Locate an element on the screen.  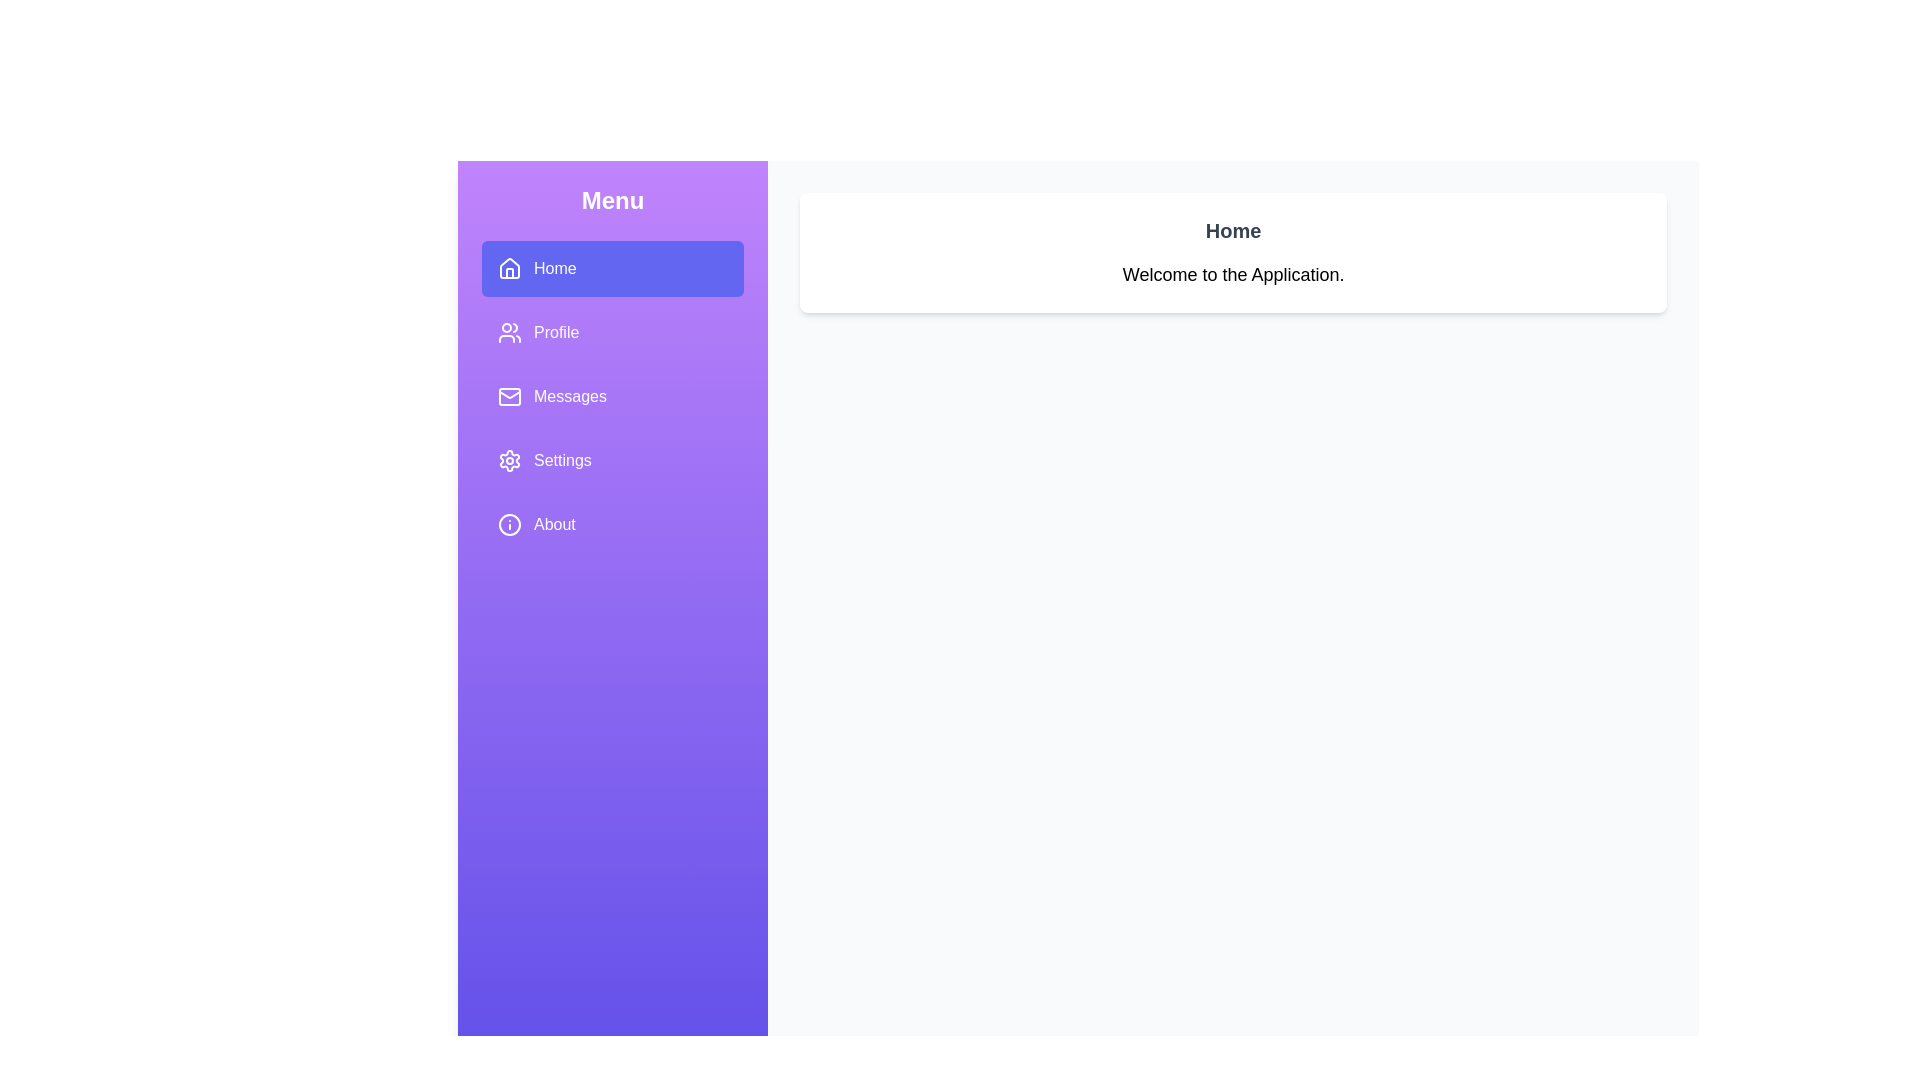
the fourth menu item in the vertical navigation menu is located at coordinates (612, 461).